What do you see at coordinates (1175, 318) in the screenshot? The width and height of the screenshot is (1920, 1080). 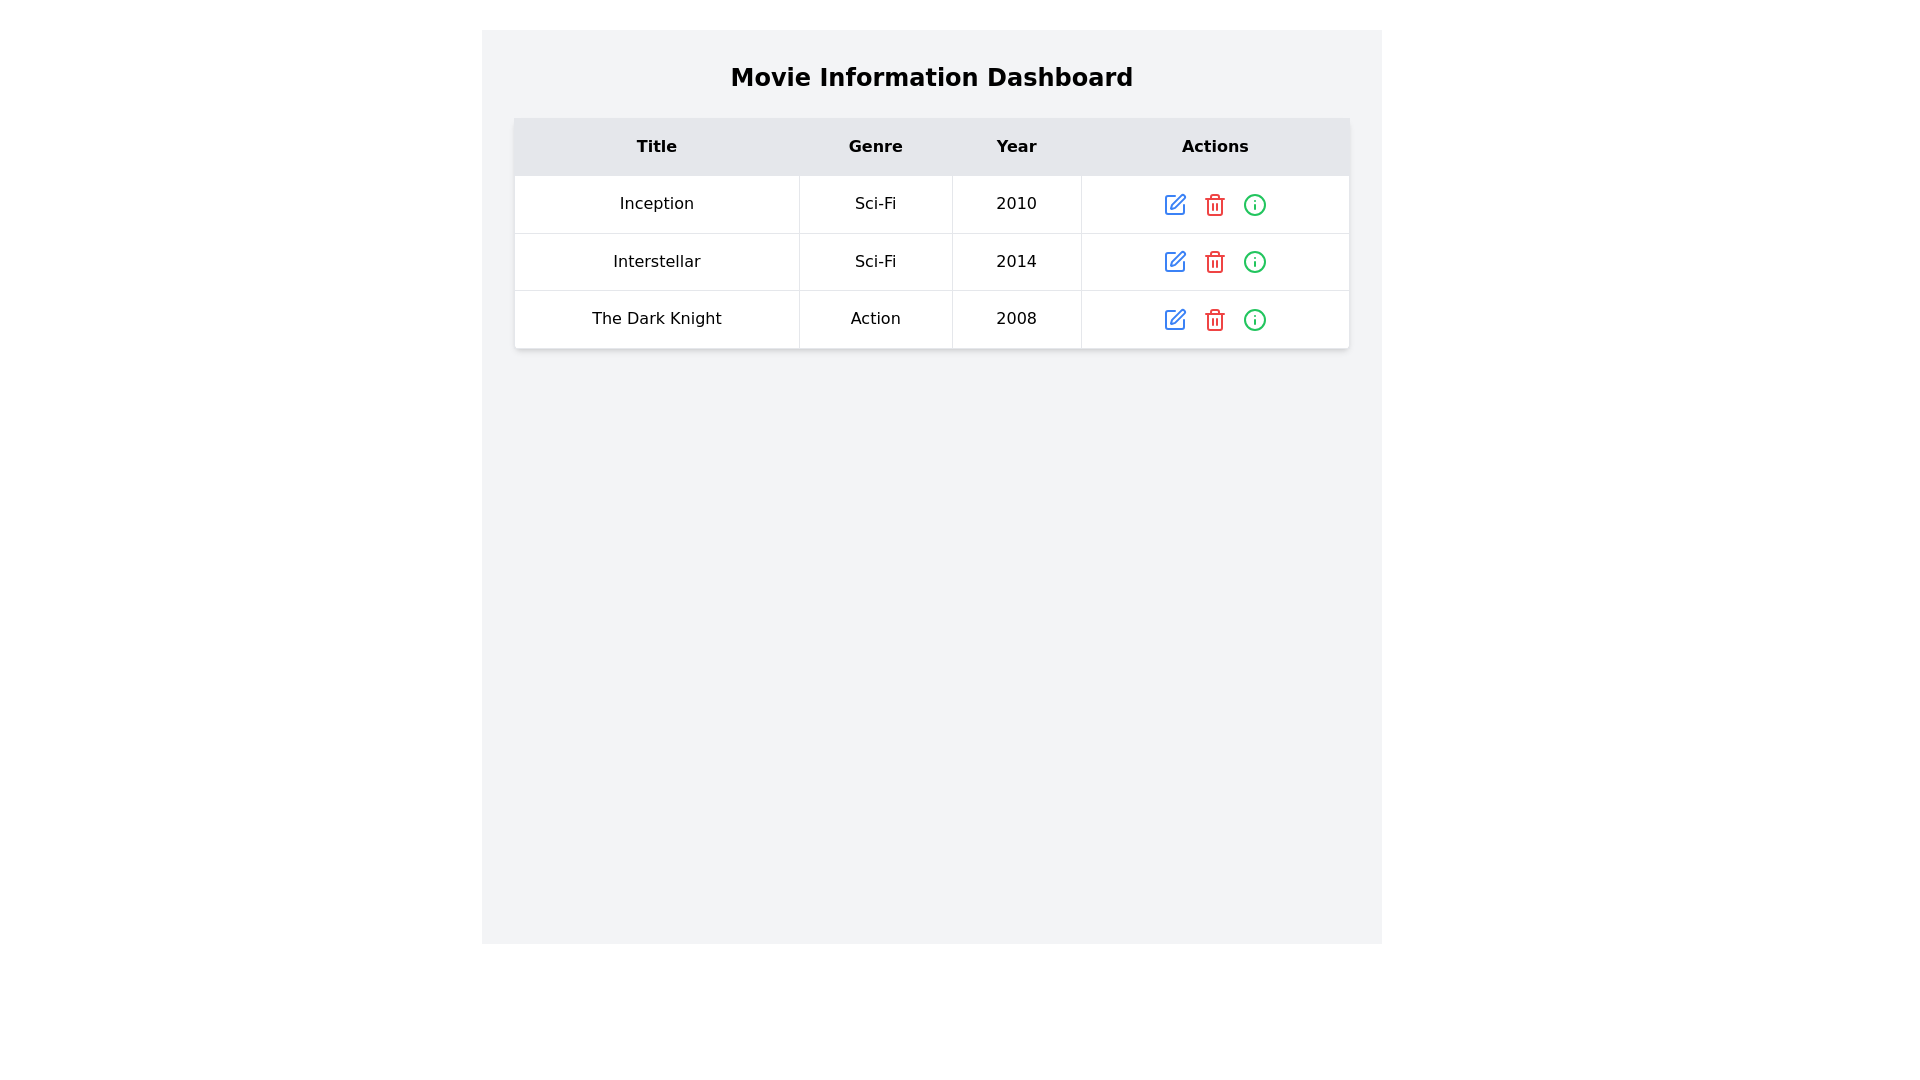 I see `the leftmost edit action icon in the 'Actions' column of the last row to initiate editing` at bounding box center [1175, 318].